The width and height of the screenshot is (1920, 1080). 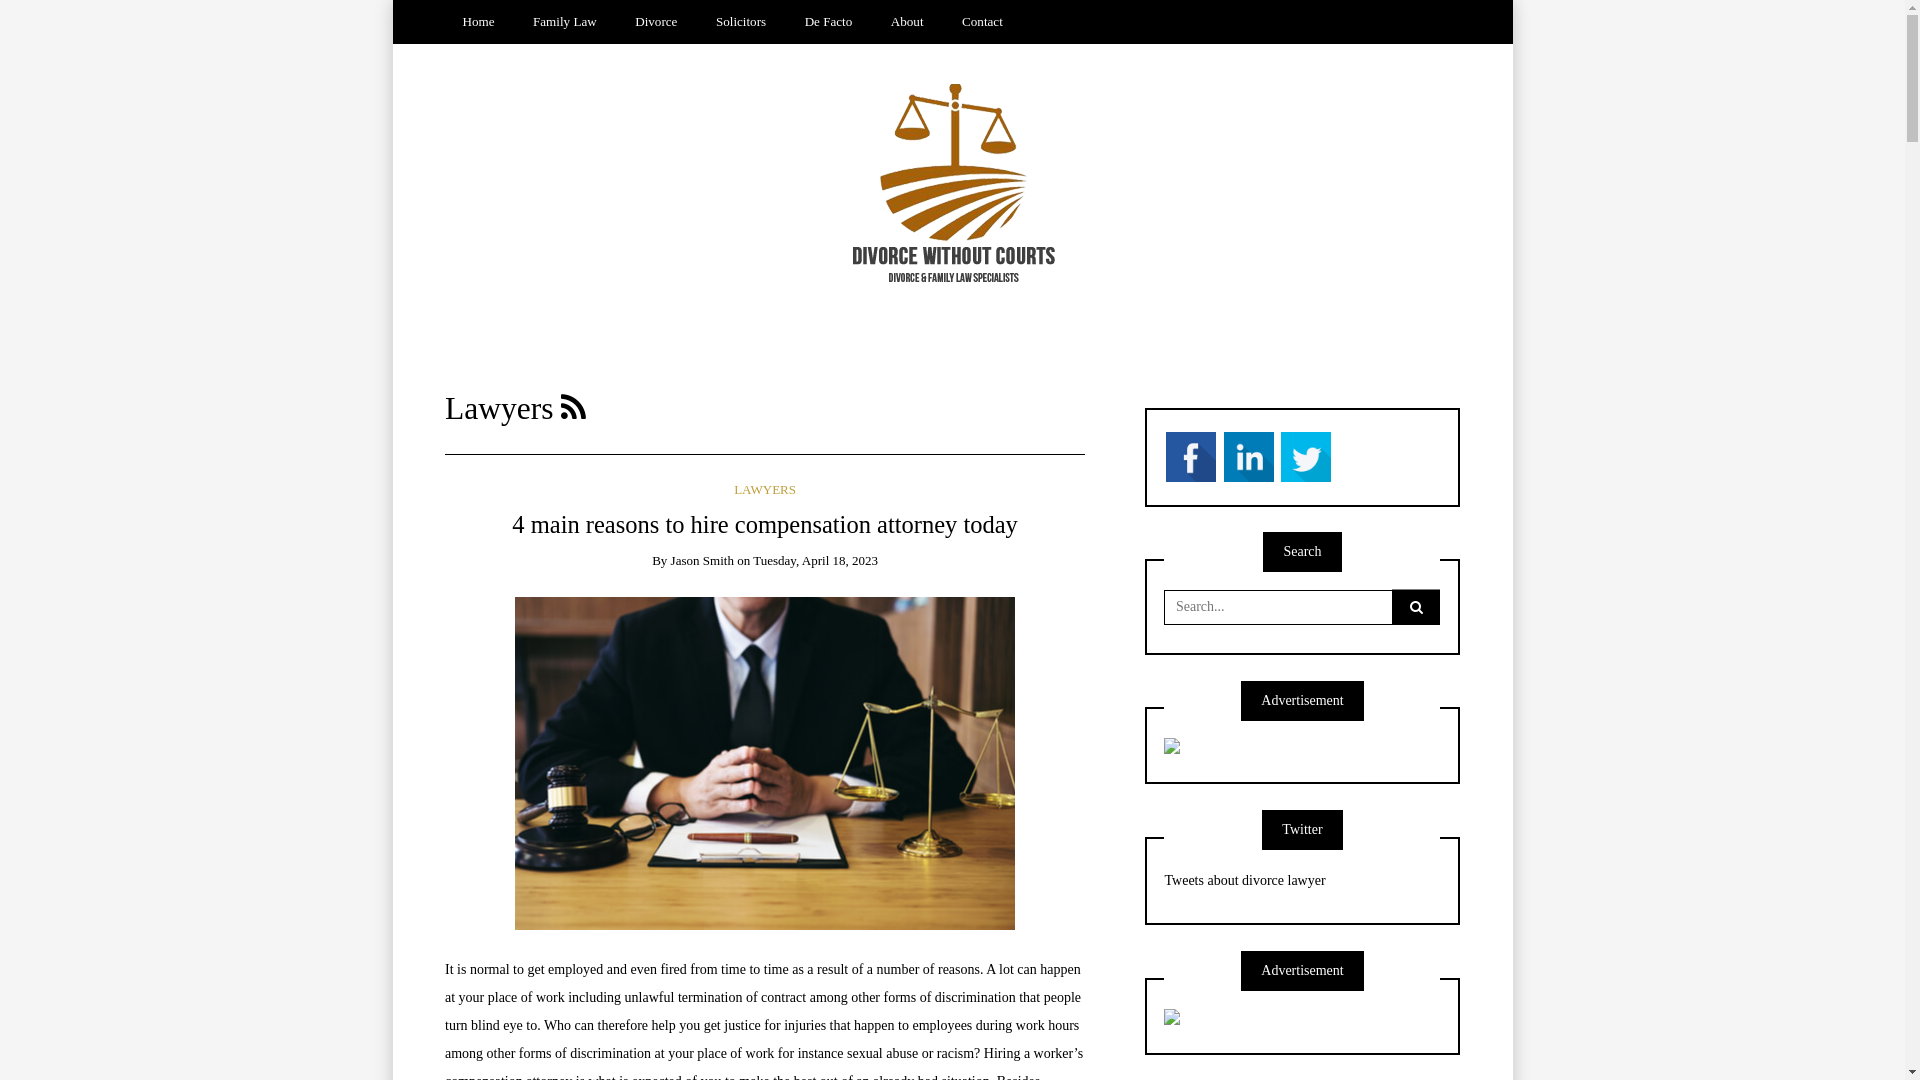 I want to click on 'Linkedin', so click(x=1247, y=455).